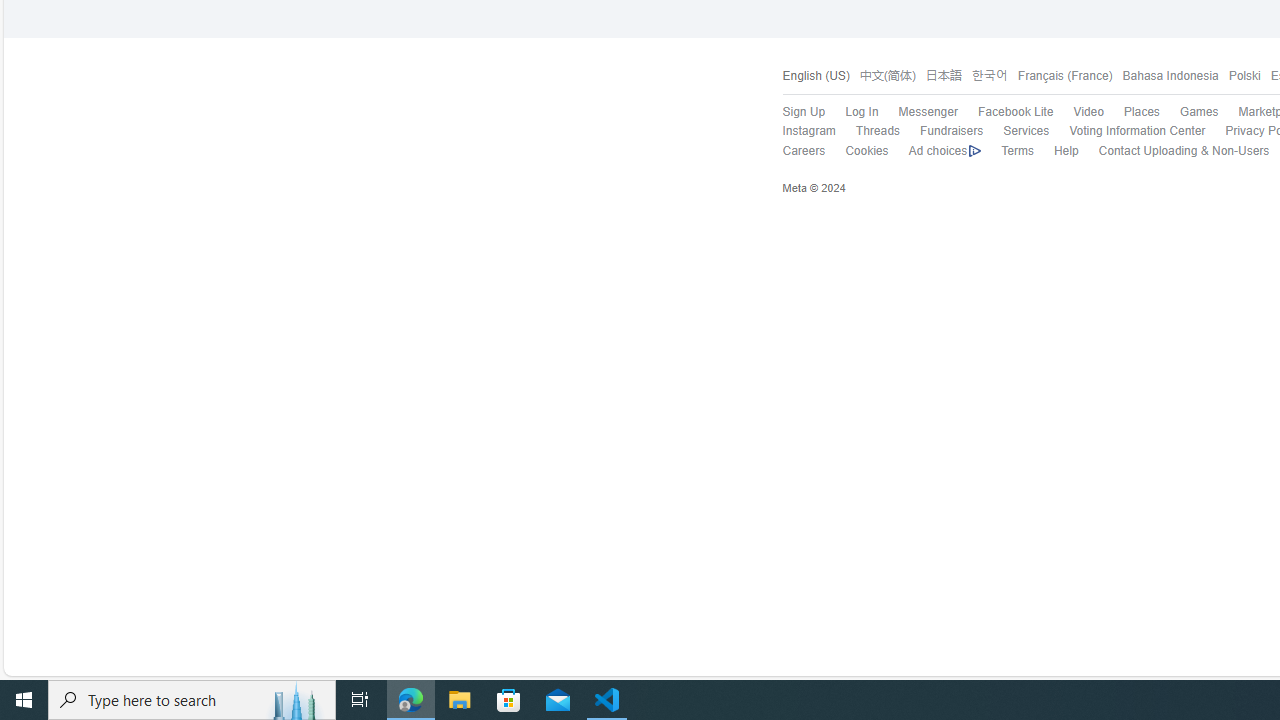 This screenshot has width=1280, height=720. Describe the element at coordinates (816, 75) in the screenshot. I see `'English (US)'` at that location.